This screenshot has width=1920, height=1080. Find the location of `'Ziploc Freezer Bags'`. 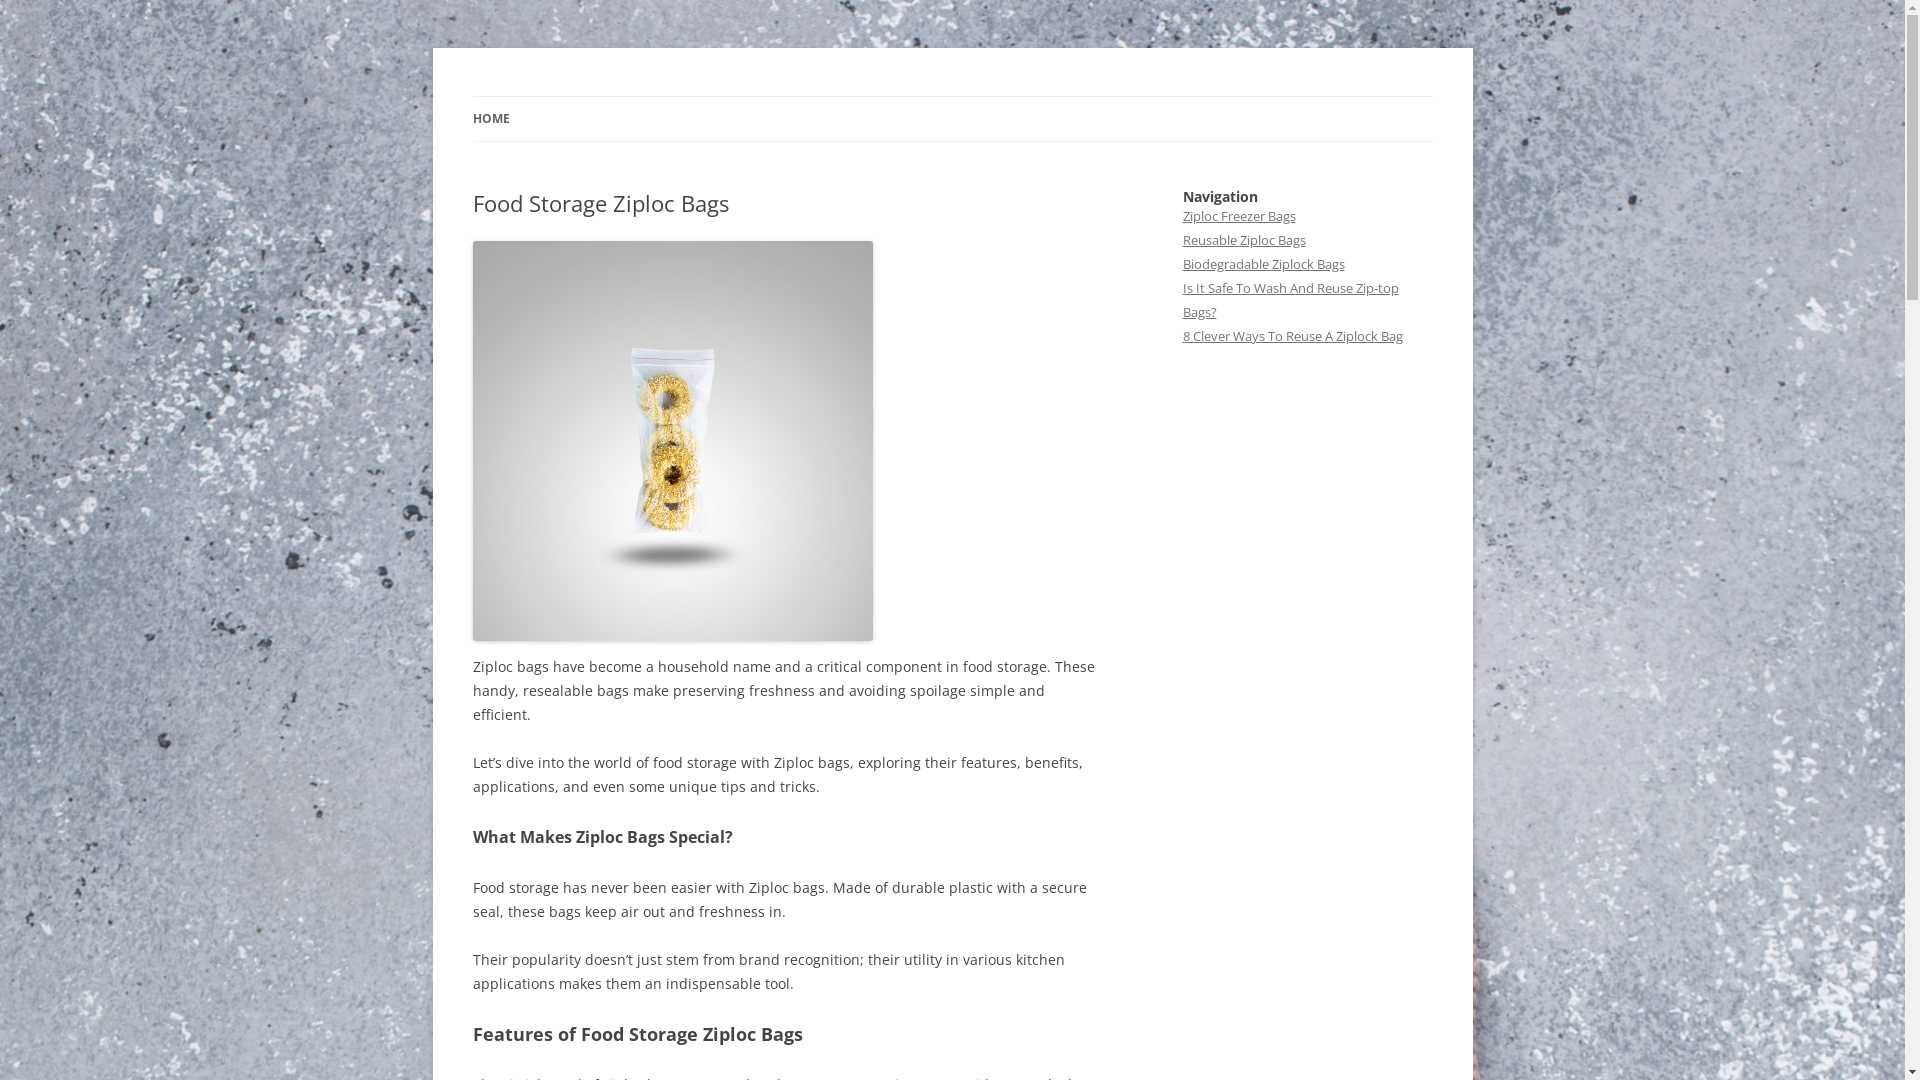

'Ziploc Freezer Bags' is located at coordinates (1237, 216).